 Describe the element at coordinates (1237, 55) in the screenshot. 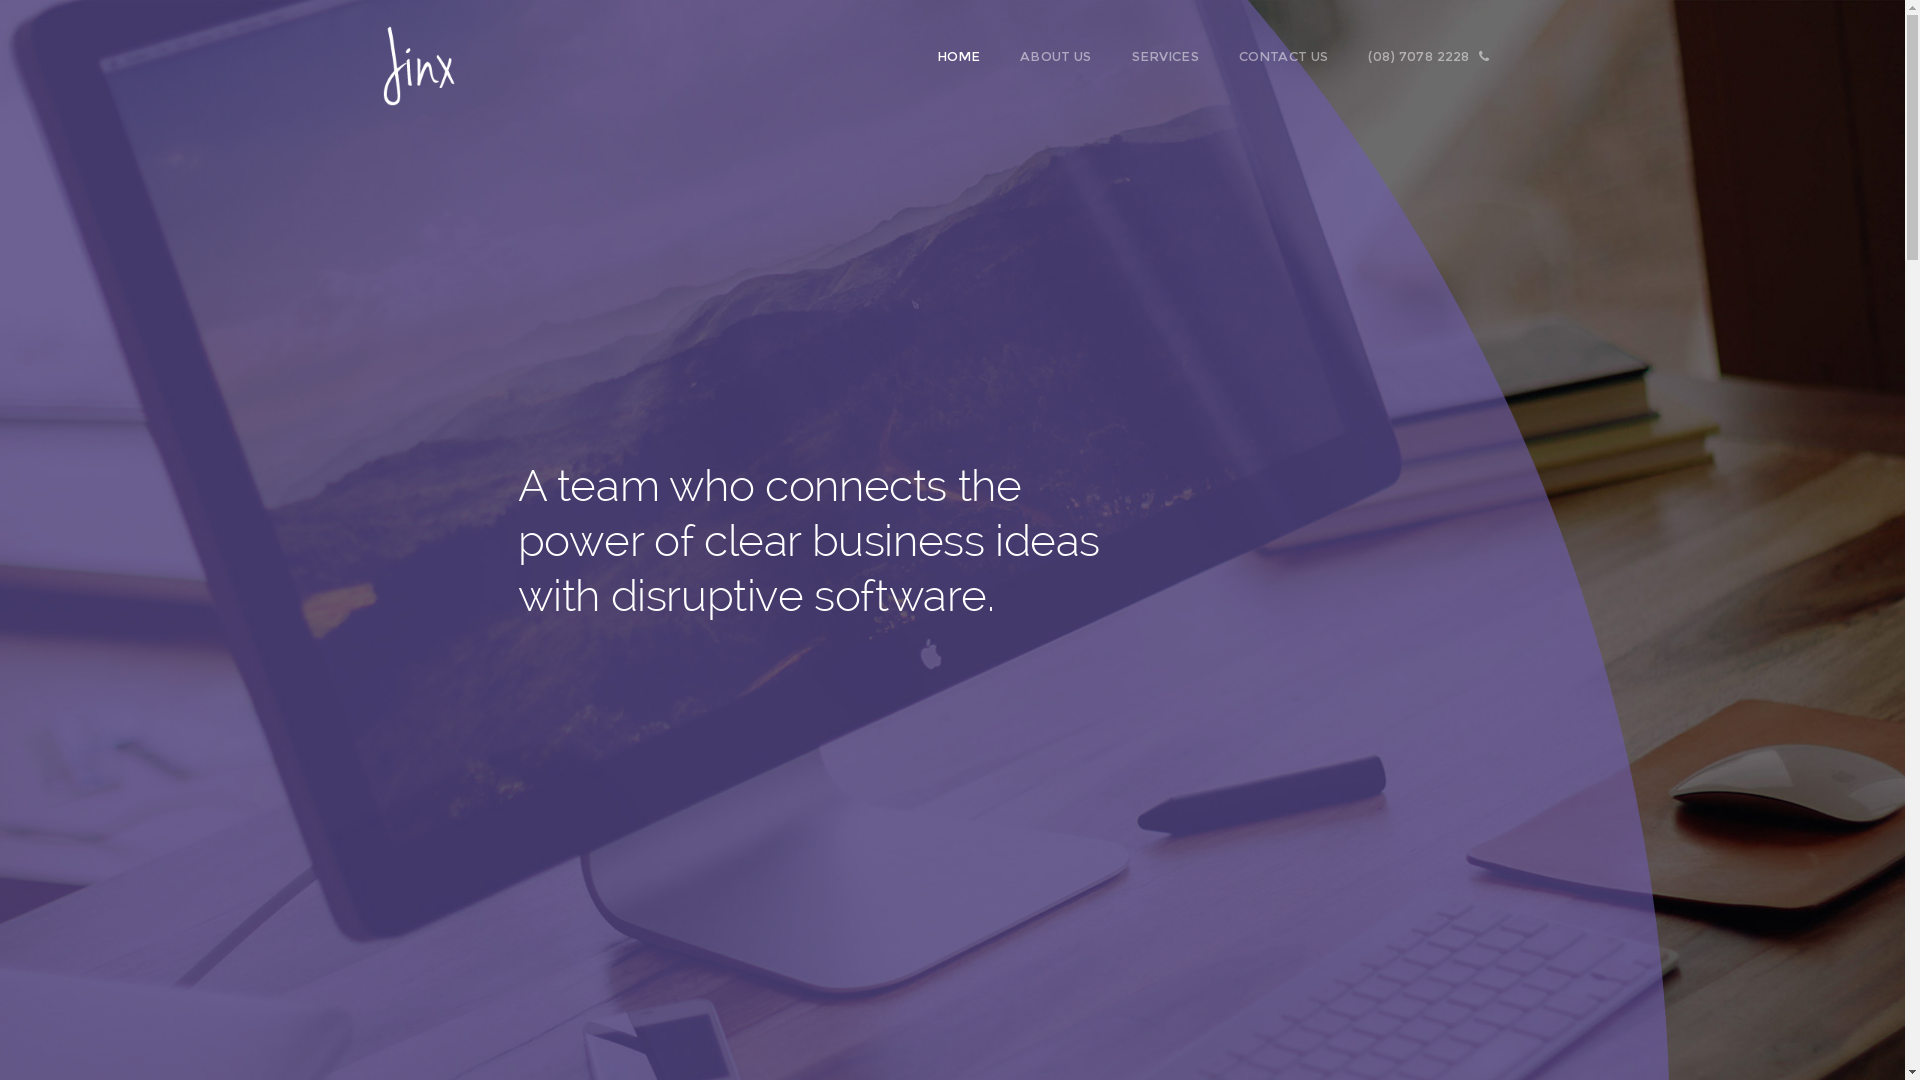

I see `'CONTACT US'` at that location.